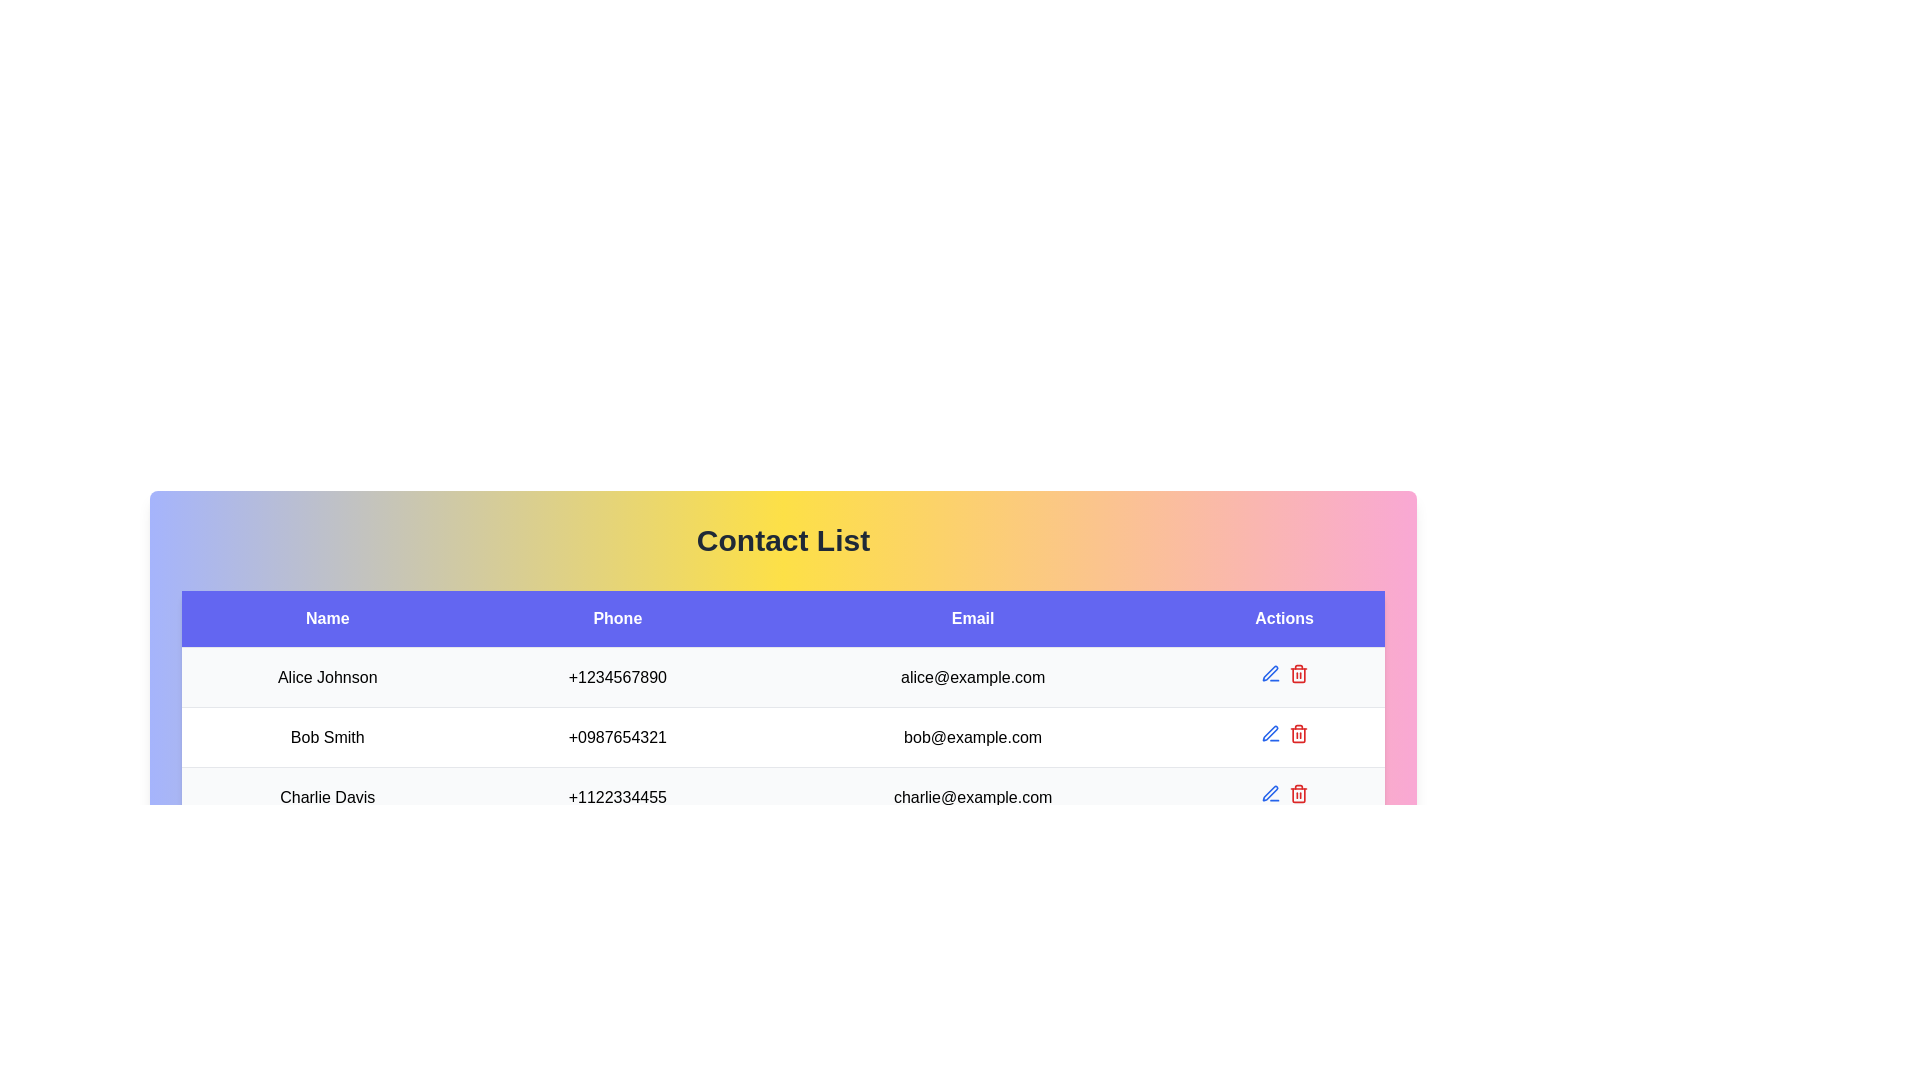  Describe the element at coordinates (973, 796) in the screenshot. I see `the email address 'charlie@example.com' located in the 'Email' column of the table under the 'Contact List' section, specifically in the row for 'Charlie Davis'` at that location.